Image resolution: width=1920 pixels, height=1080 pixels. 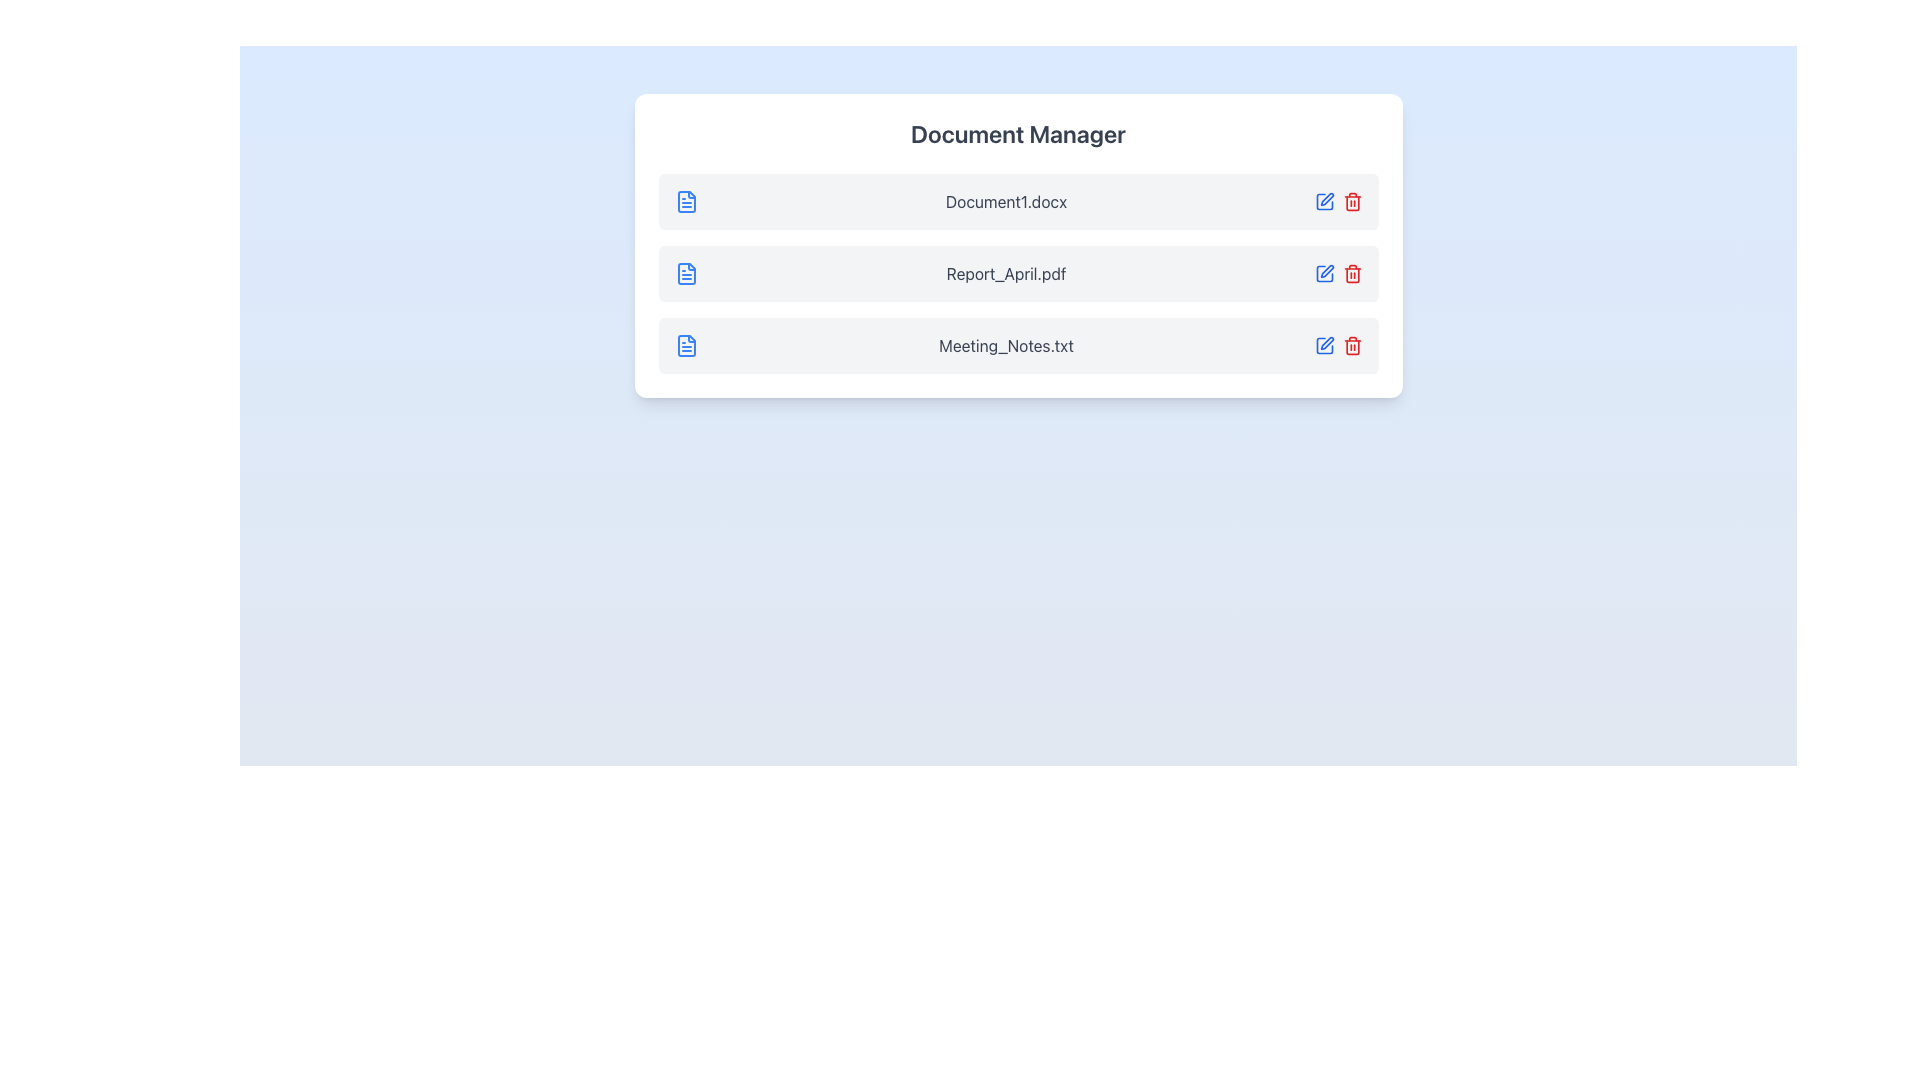 I want to click on the document icon that represents the file type, which is the first icon in the list of document entries, located to the left of 'Document1.docx', so click(x=686, y=201).